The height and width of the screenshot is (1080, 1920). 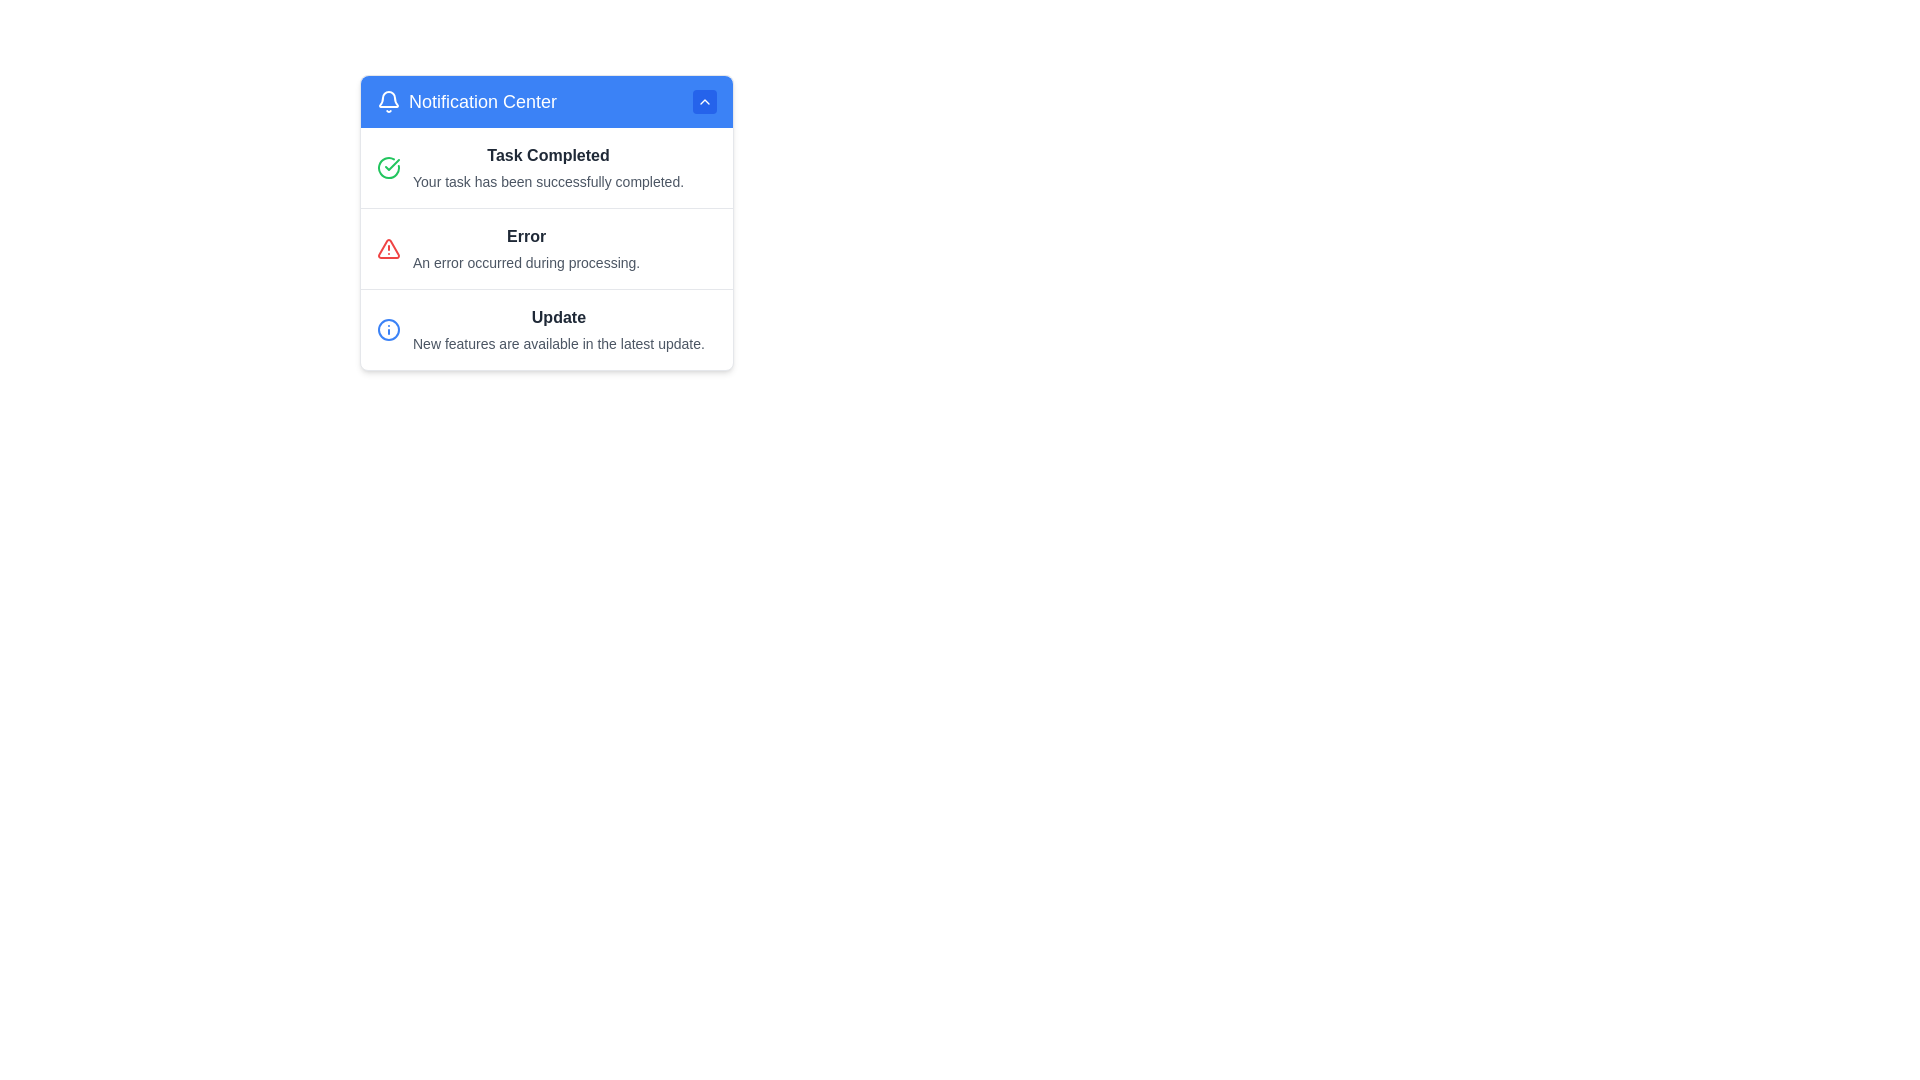 What do you see at coordinates (558, 329) in the screenshot?
I see `the List Item with Text that contains the bold title 'Update' and descriptive text 'New features are available in the latest update.' located in the notification panel, specifically in the third position of the vertically stacked list` at bounding box center [558, 329].